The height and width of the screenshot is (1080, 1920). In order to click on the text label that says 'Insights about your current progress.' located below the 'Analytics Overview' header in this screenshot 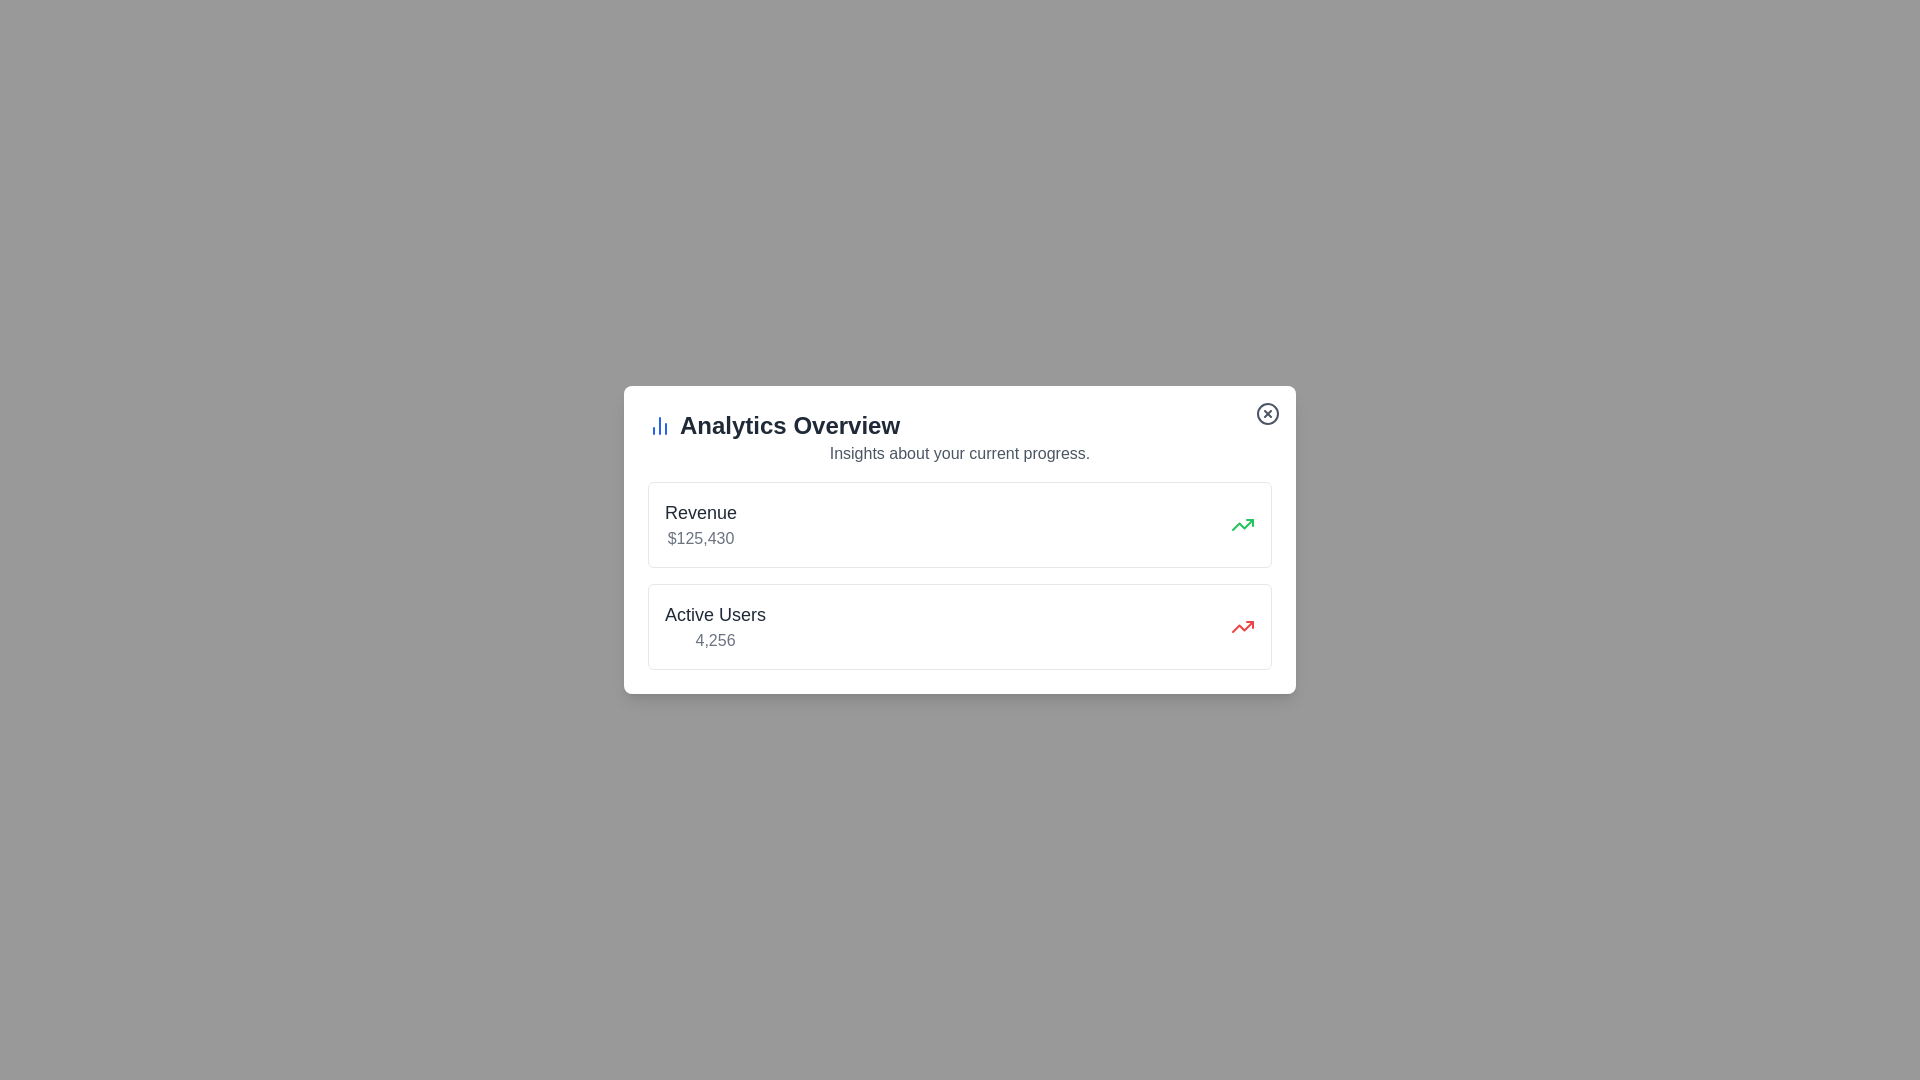, I will do `click(960, 454)`.